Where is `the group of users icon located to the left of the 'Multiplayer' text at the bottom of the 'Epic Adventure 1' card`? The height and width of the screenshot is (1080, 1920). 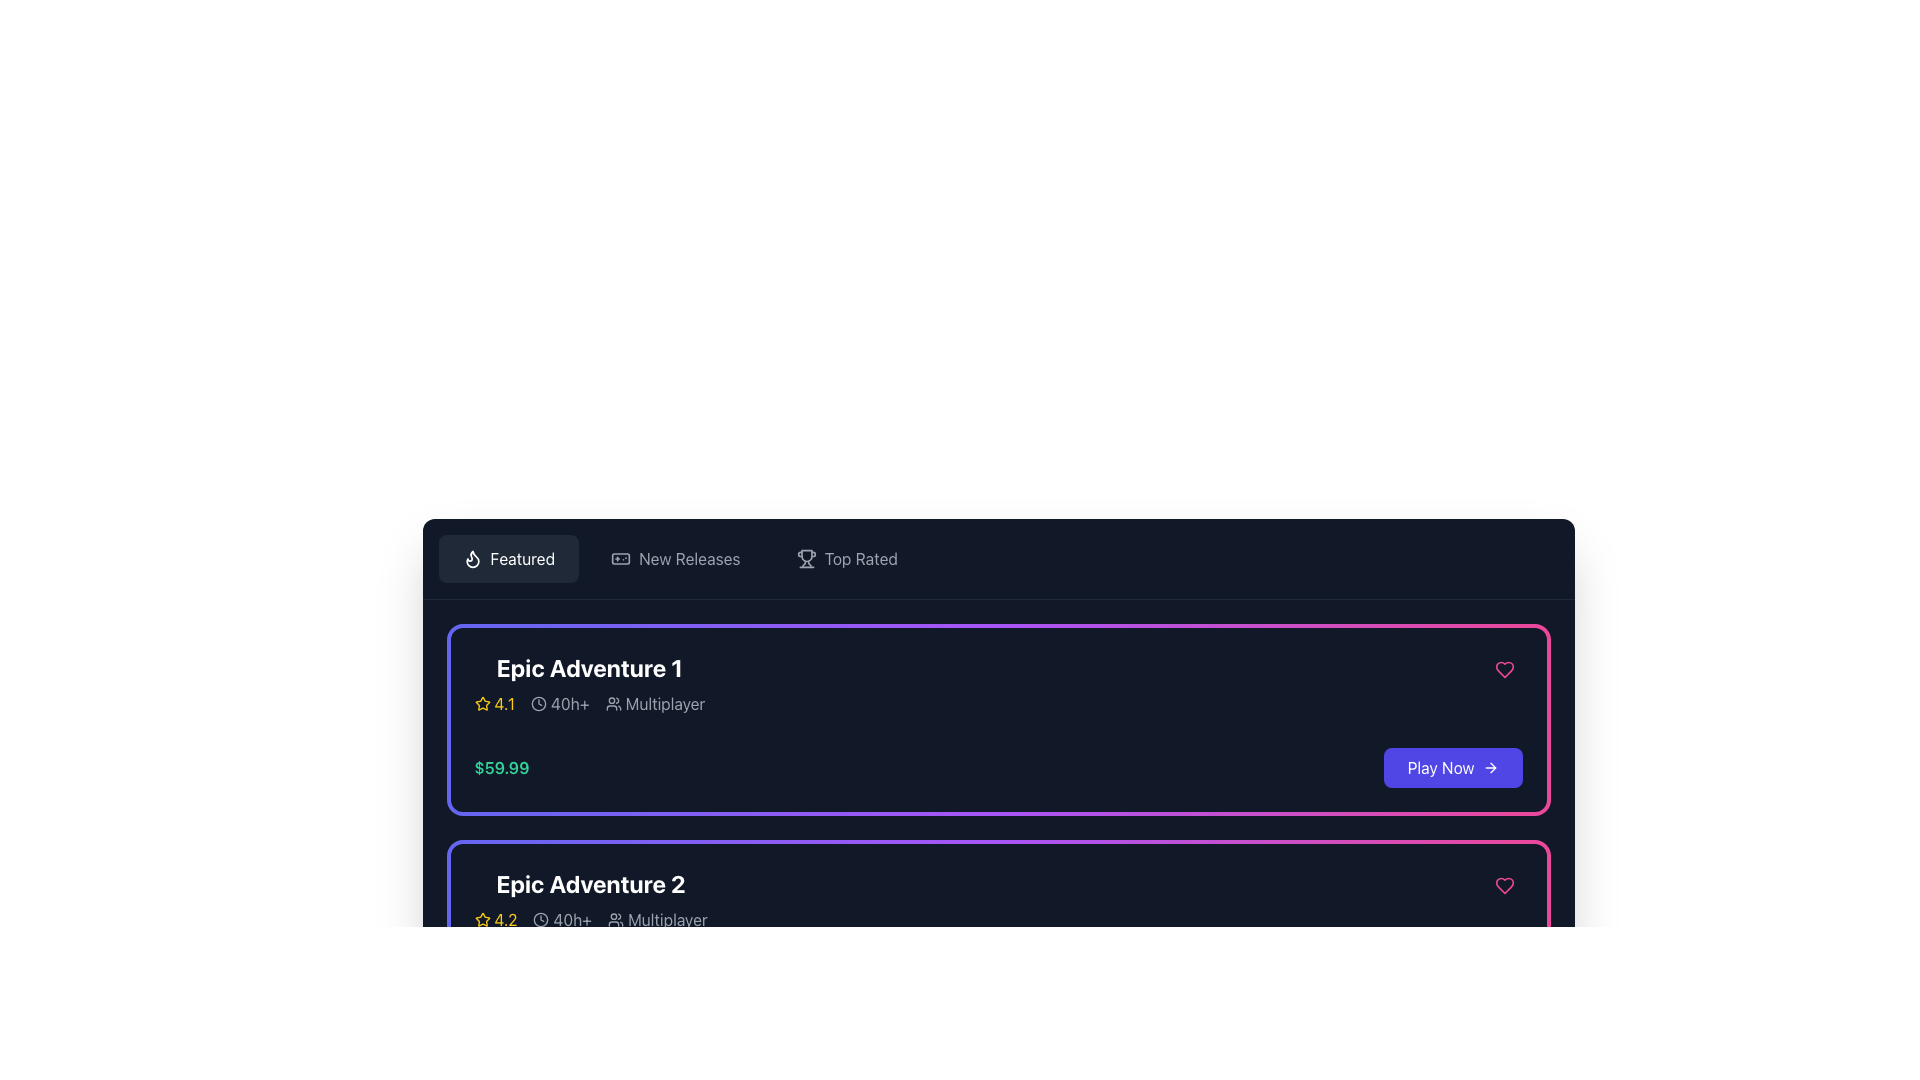
the group of users icon located to the left of the 'Multiplayer' text at the bottom of the 'Epic Adventure 1' card is located at coordinates (612, 703).